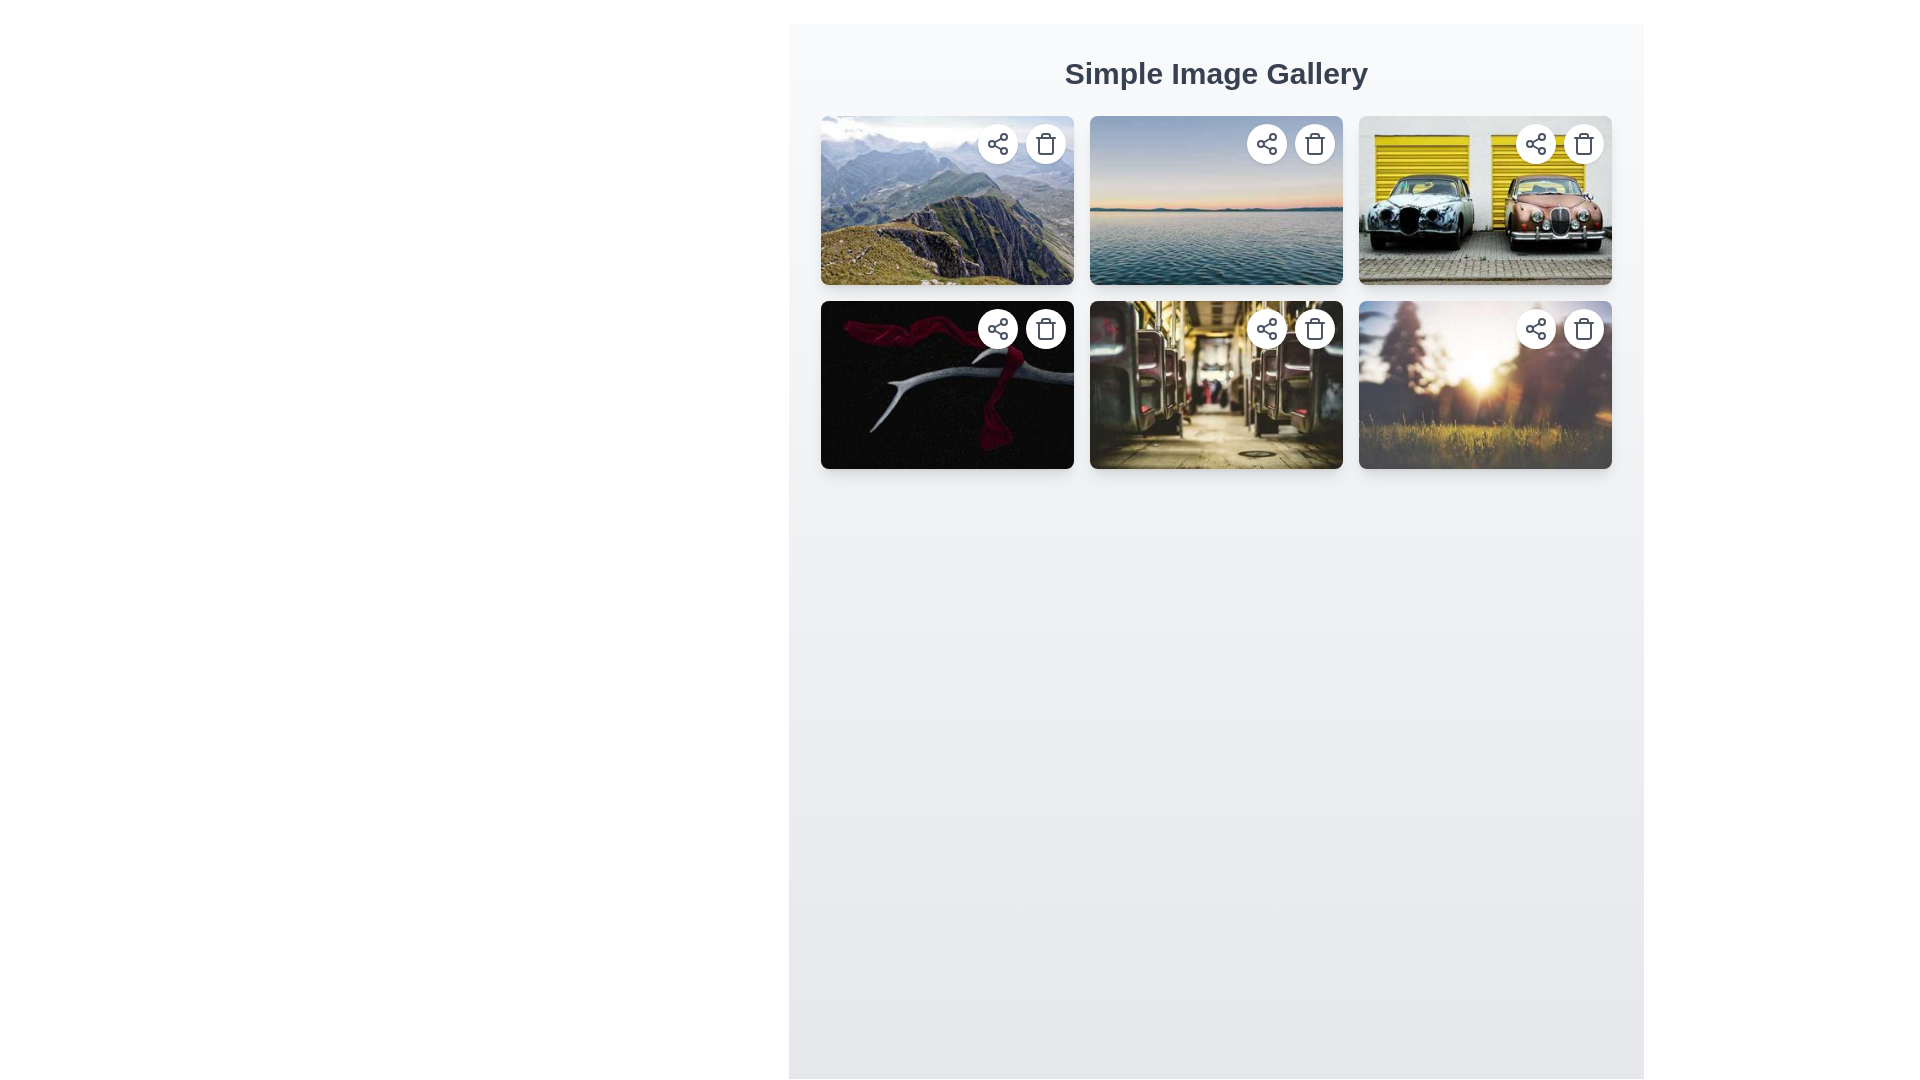  What do you see at coordinates (1559, 142) in the screenshot?
I see `the trash bin icon button located in the top-right corner of the image card` at bounding box center [1559, 142].